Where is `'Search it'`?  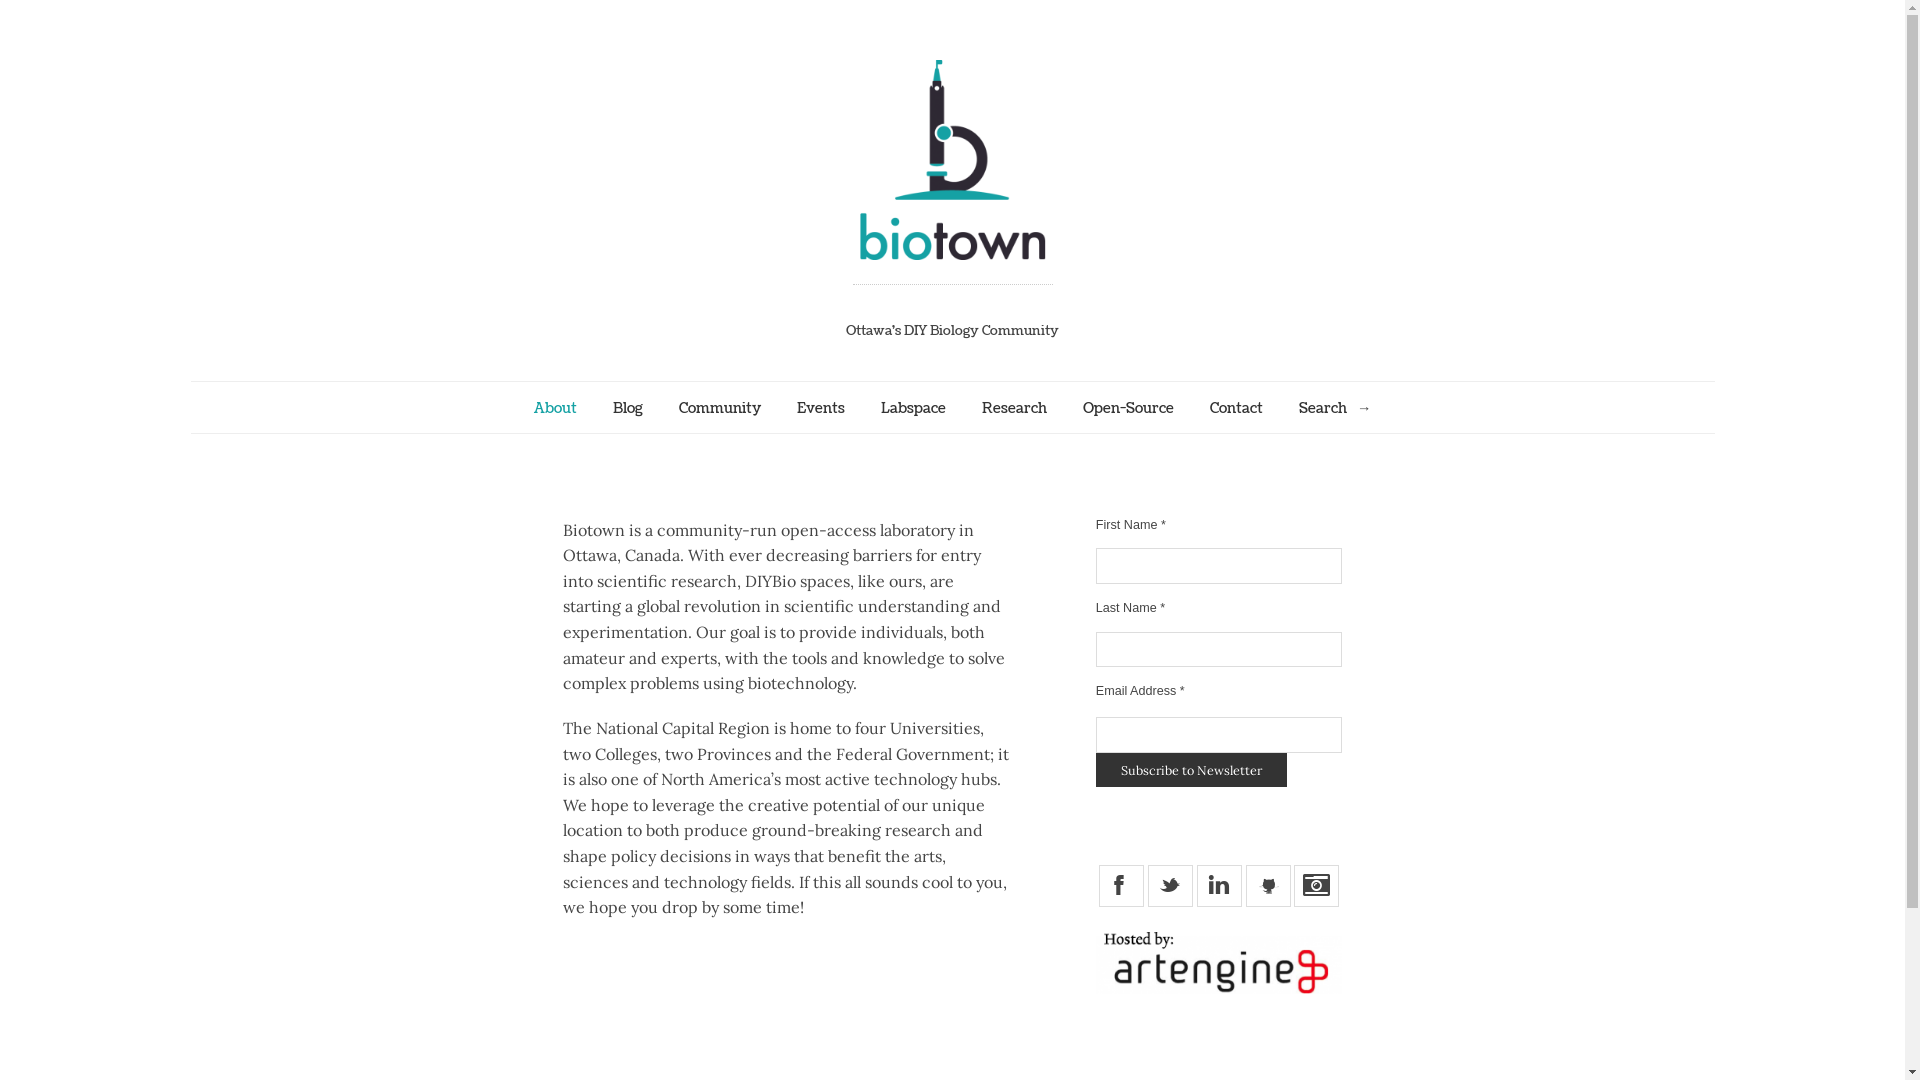
'Search it' is located at coordinates (1362, 407).